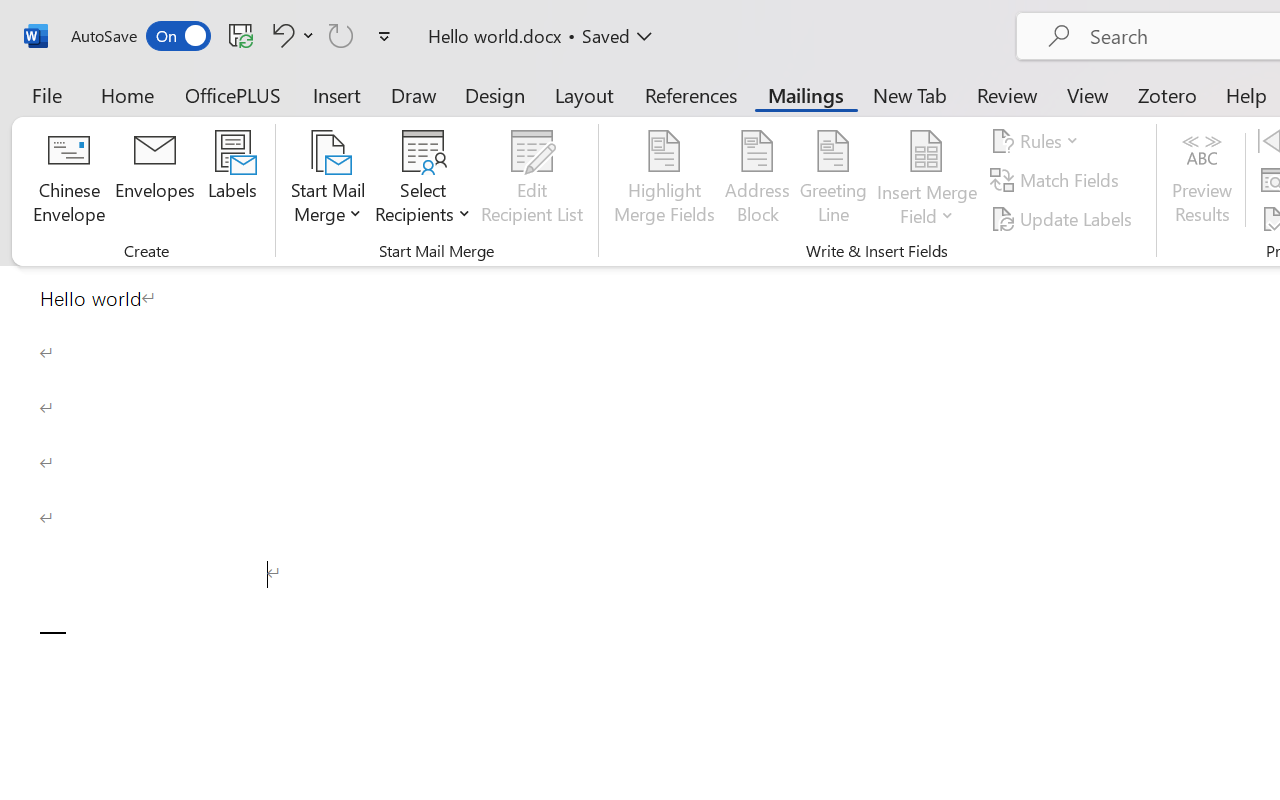 This screenshot has height=800, width=1280. What do you see at coordinates (279, 34) in the screenshot?
I see `'Undo Paragraph Formatting'` at bounding box center [279, 34].